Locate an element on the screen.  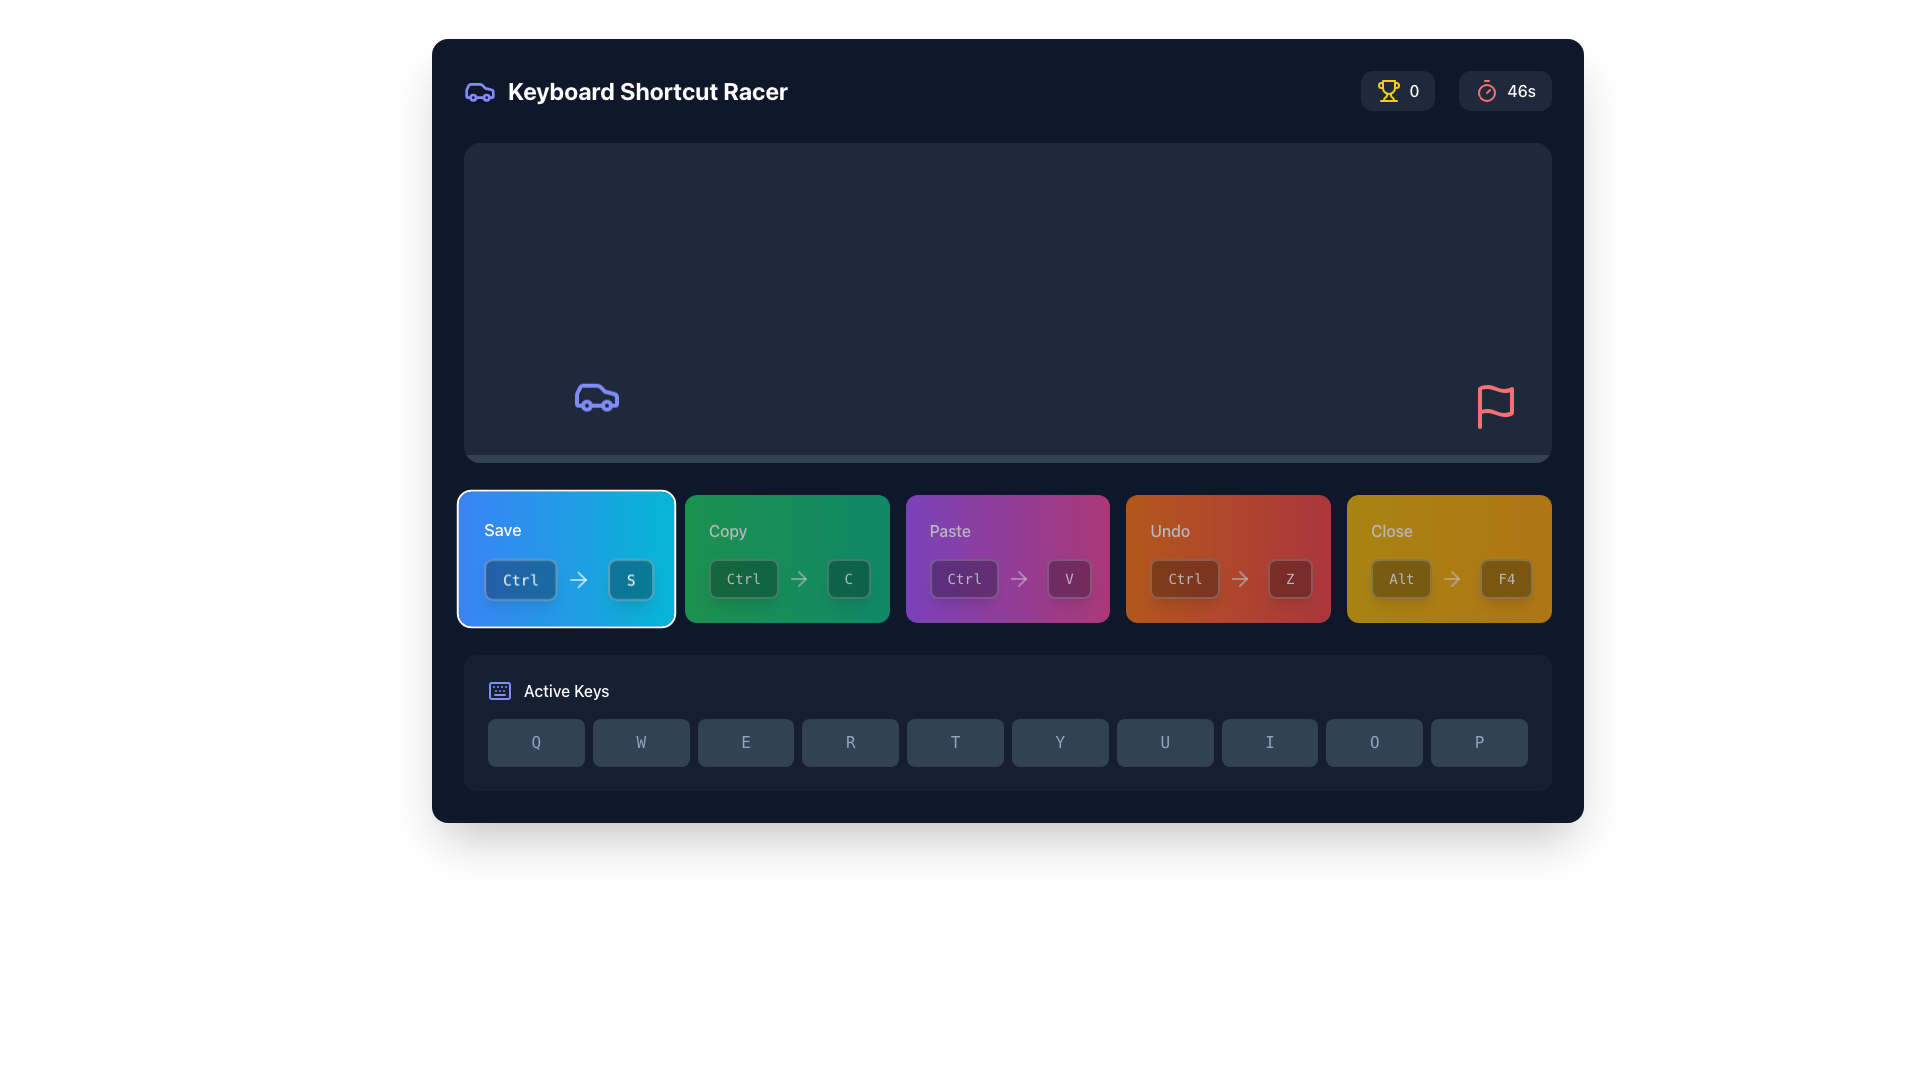
the virtual keyboard key button labeled 'I' is located at coordinates (1269, 743).